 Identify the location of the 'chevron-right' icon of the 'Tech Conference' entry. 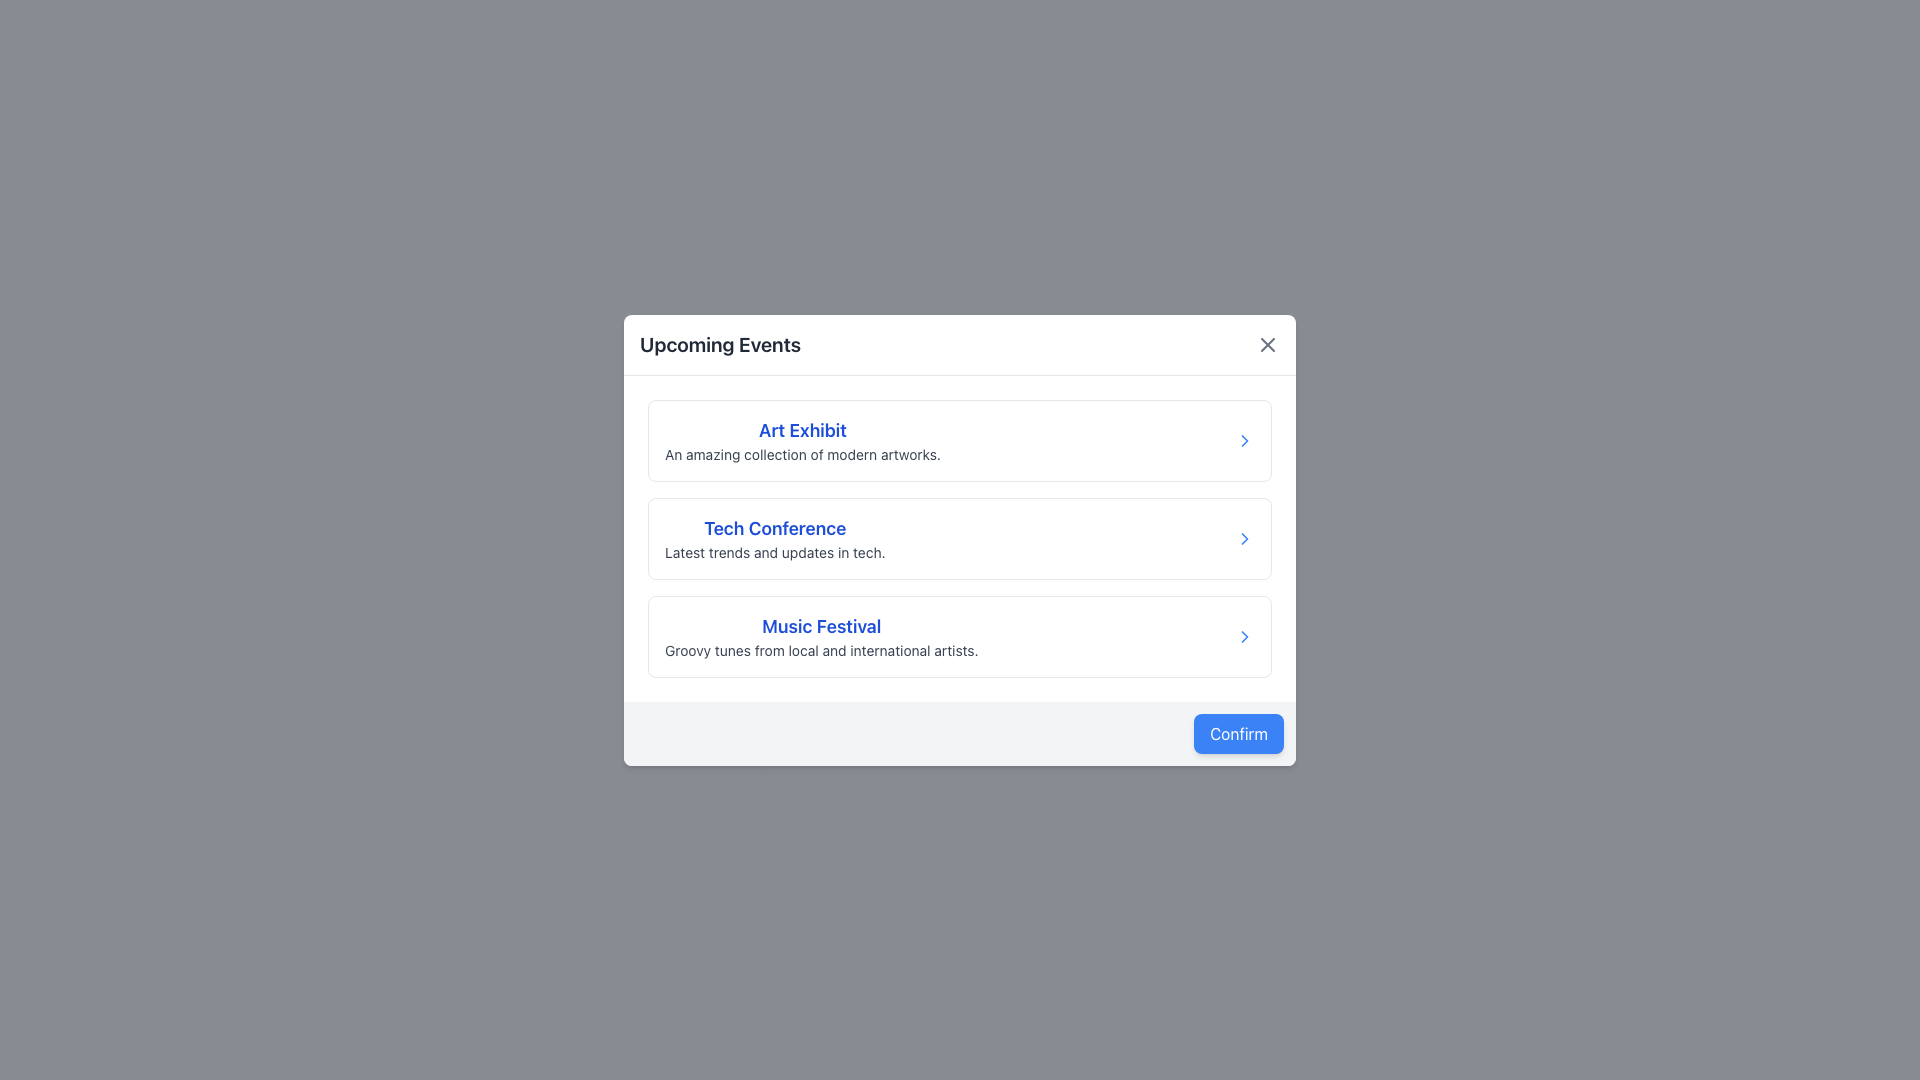
(1243, 536).